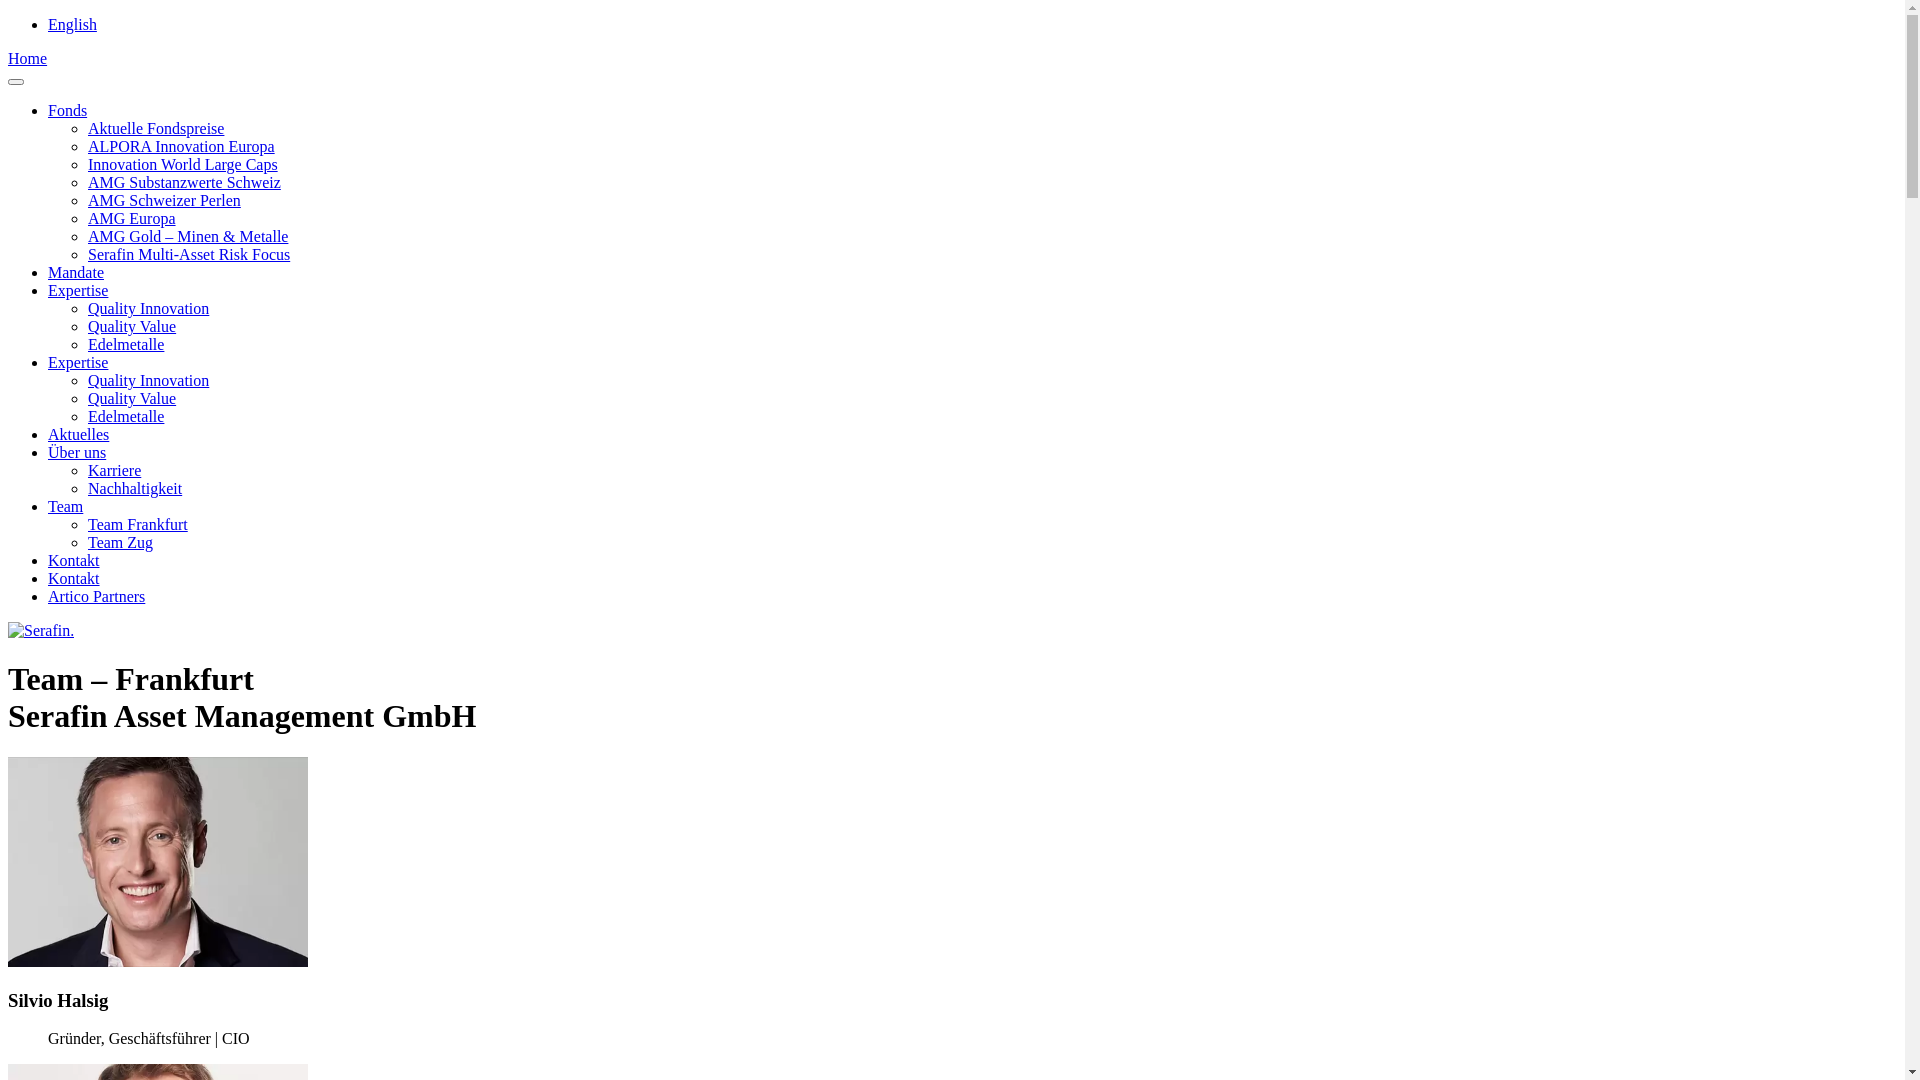  I want to click on 'Team', so click(65, 505).